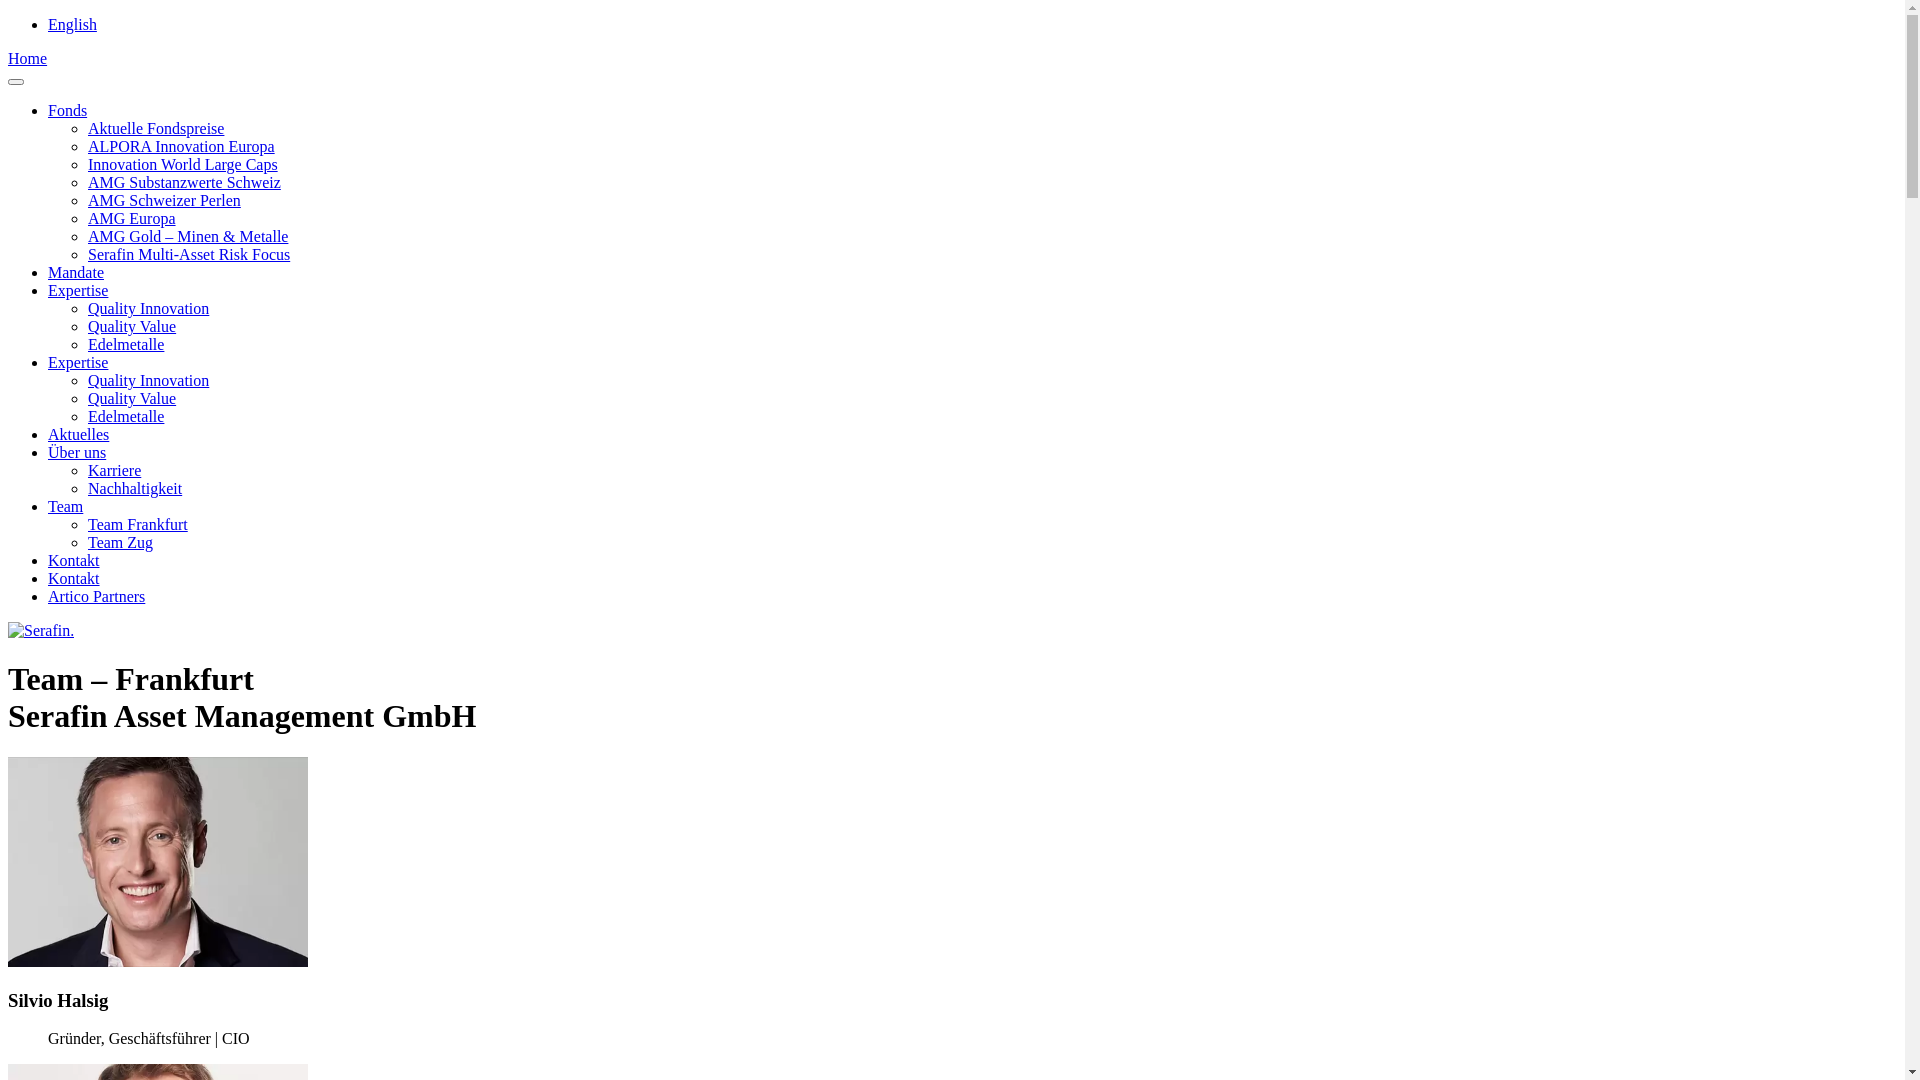  I want to click on 'Team', so click(65, 505).